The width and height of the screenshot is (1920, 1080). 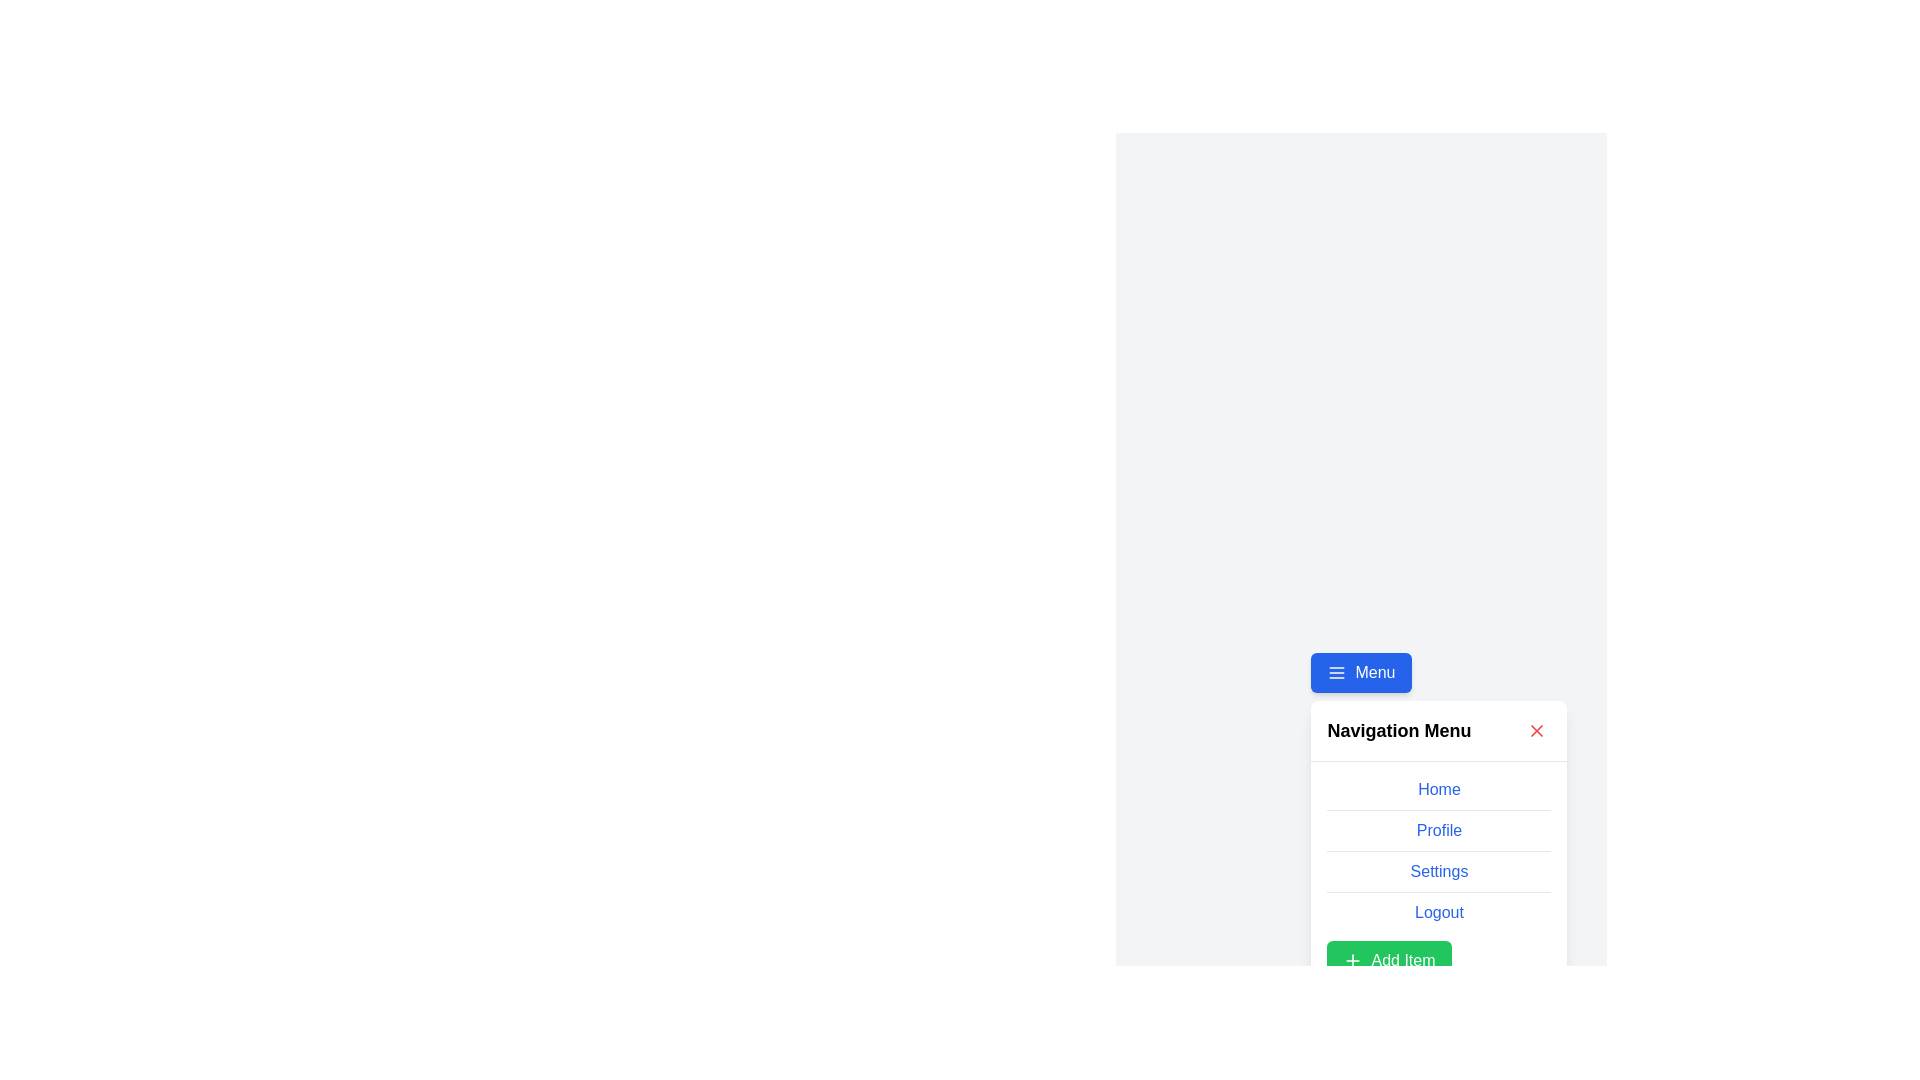 I want to click on the 'Menu' button, which is a blue button with white text and an icon resembling three horizontal lines, located in the top-right area of the interface, so click(x=1360, y=672).